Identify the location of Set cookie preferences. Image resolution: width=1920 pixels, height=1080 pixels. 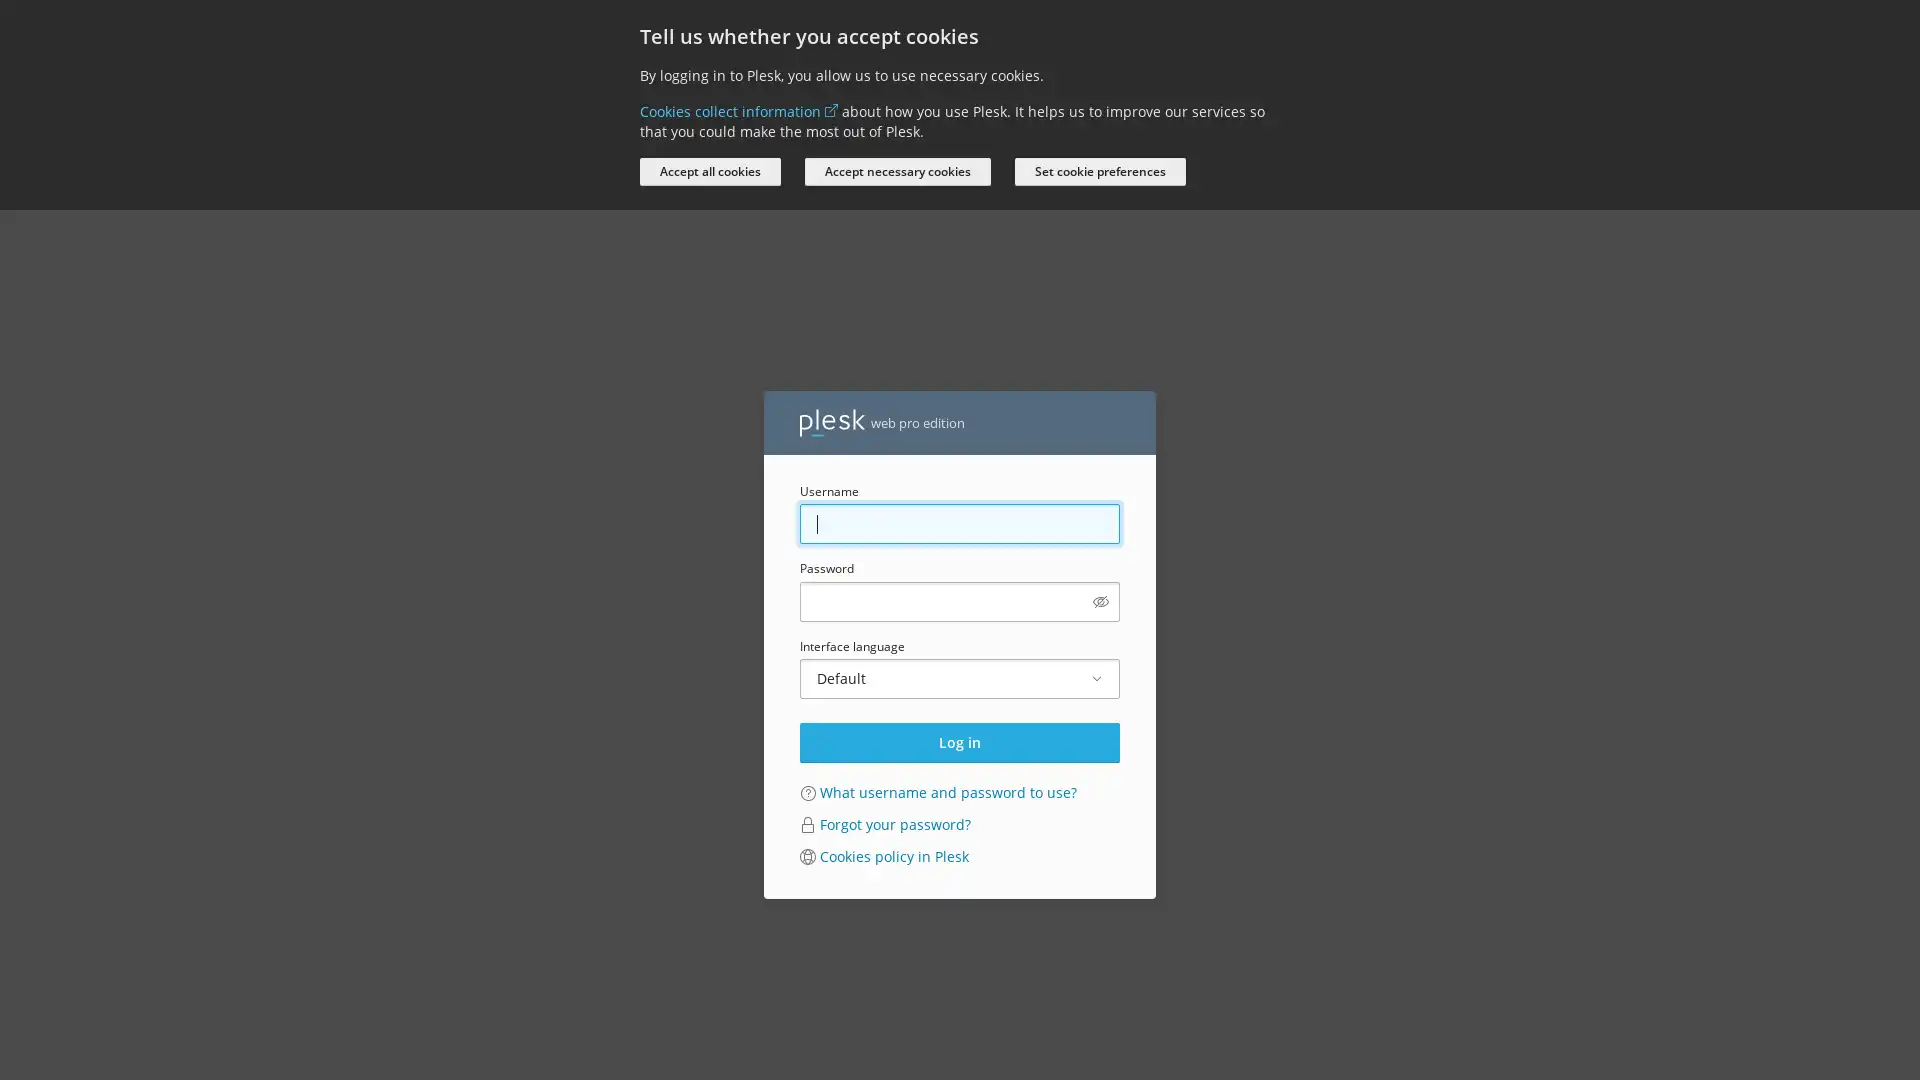
(1099, 171).